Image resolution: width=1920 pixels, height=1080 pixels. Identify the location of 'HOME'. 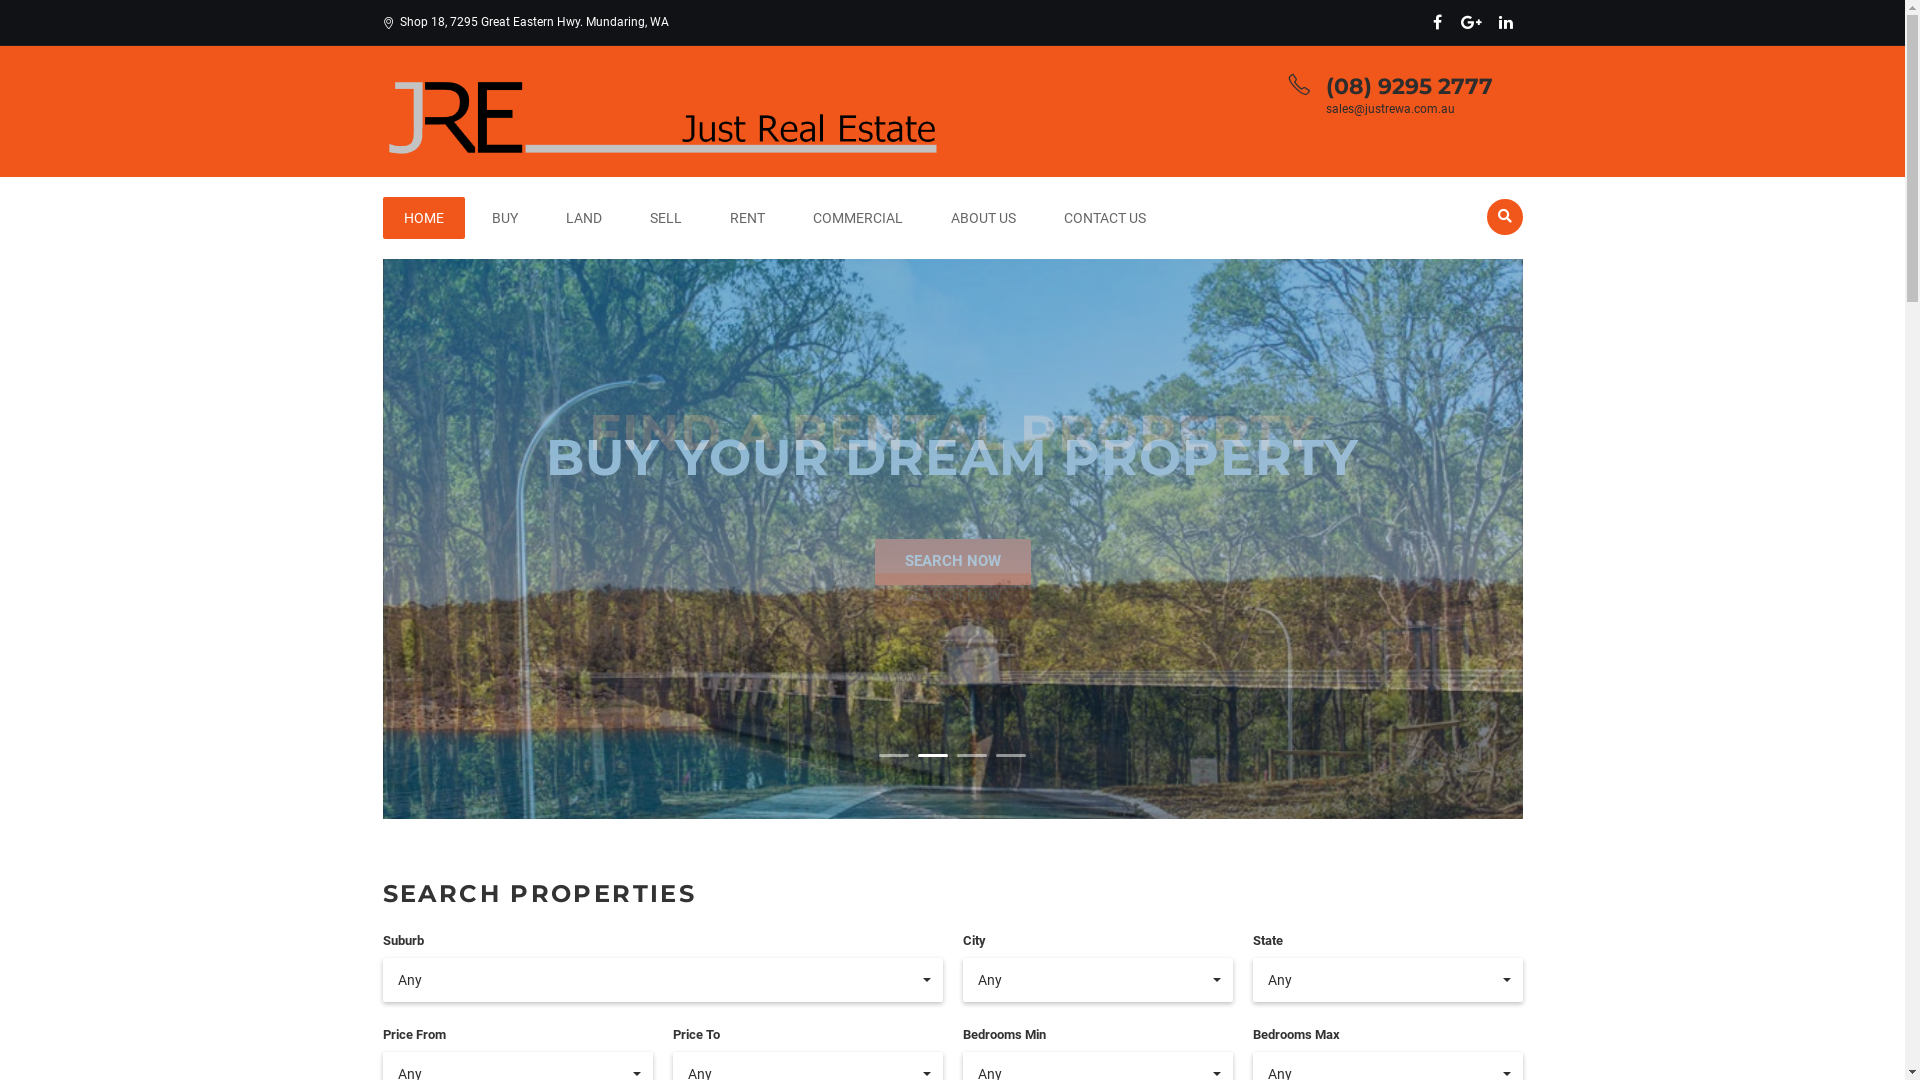
(421, 218).